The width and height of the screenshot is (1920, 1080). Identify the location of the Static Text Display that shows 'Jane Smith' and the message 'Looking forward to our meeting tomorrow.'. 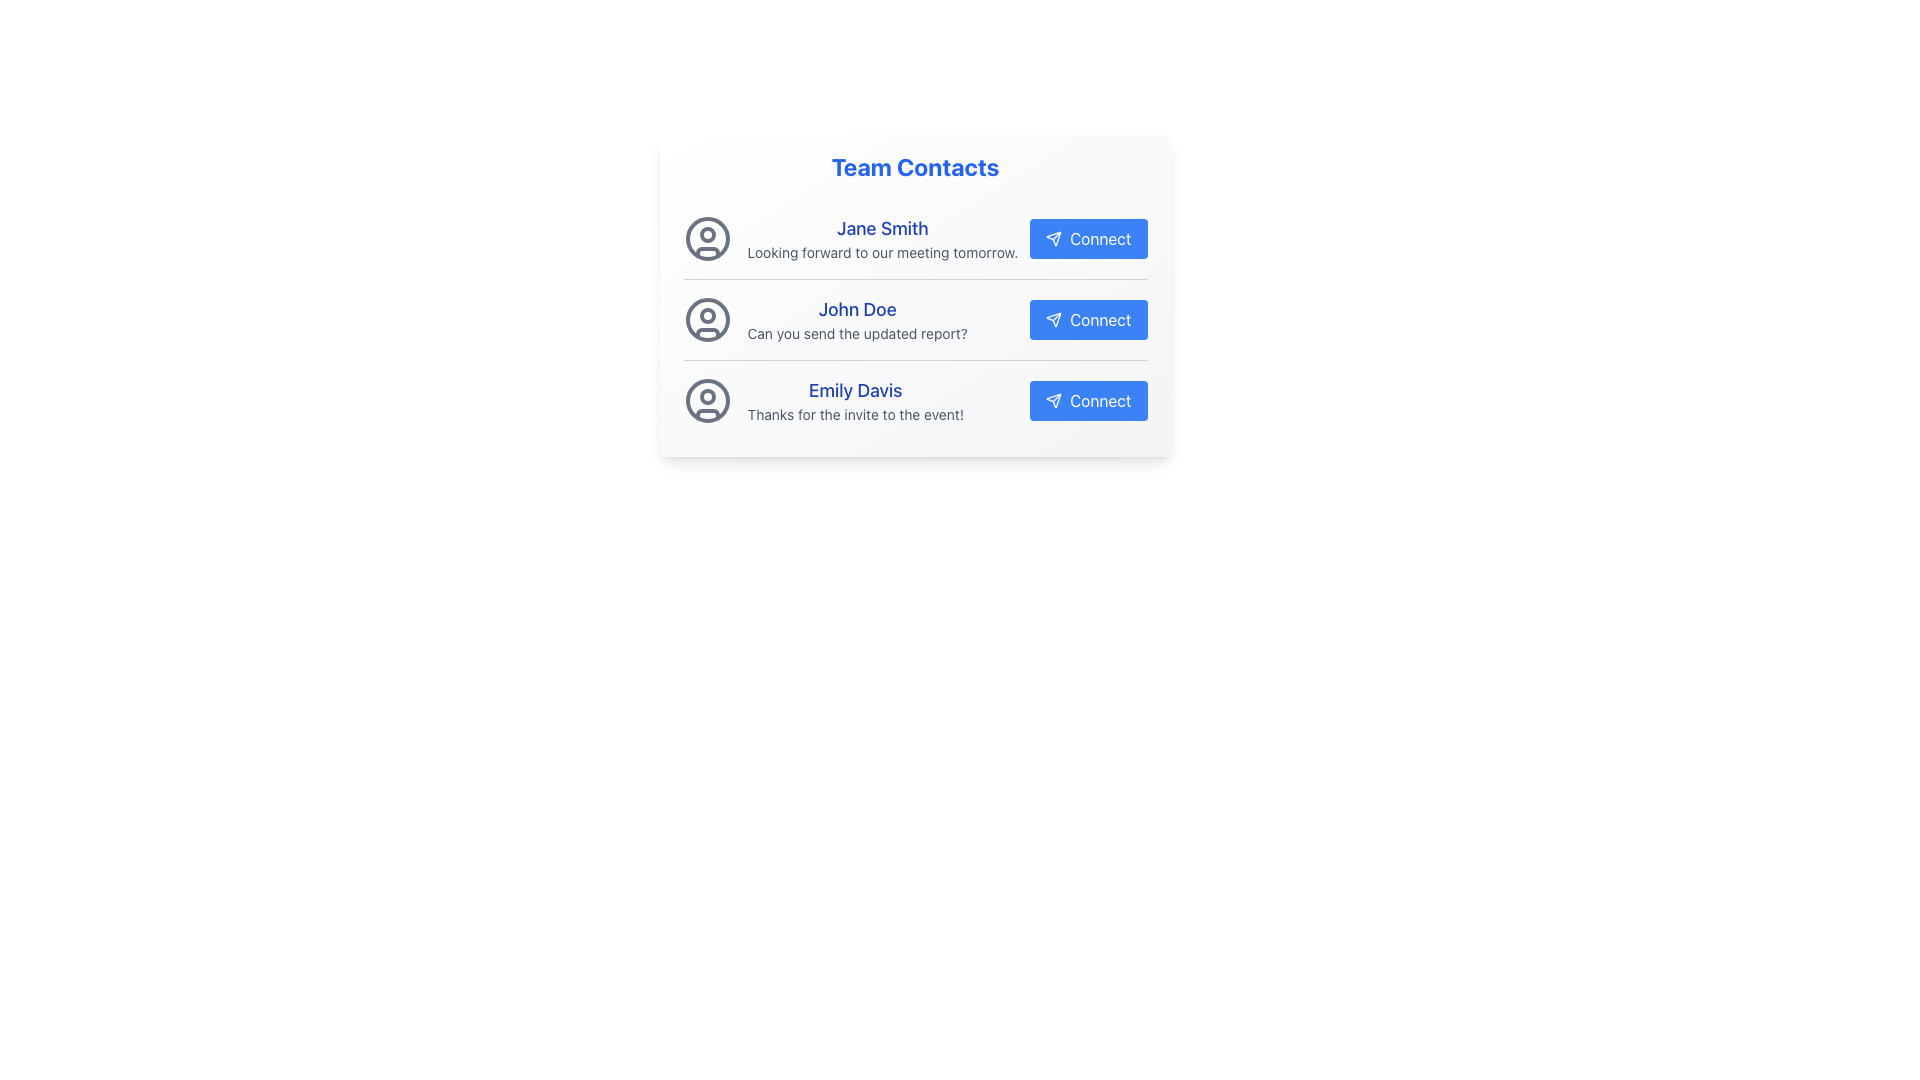
(881, 238).